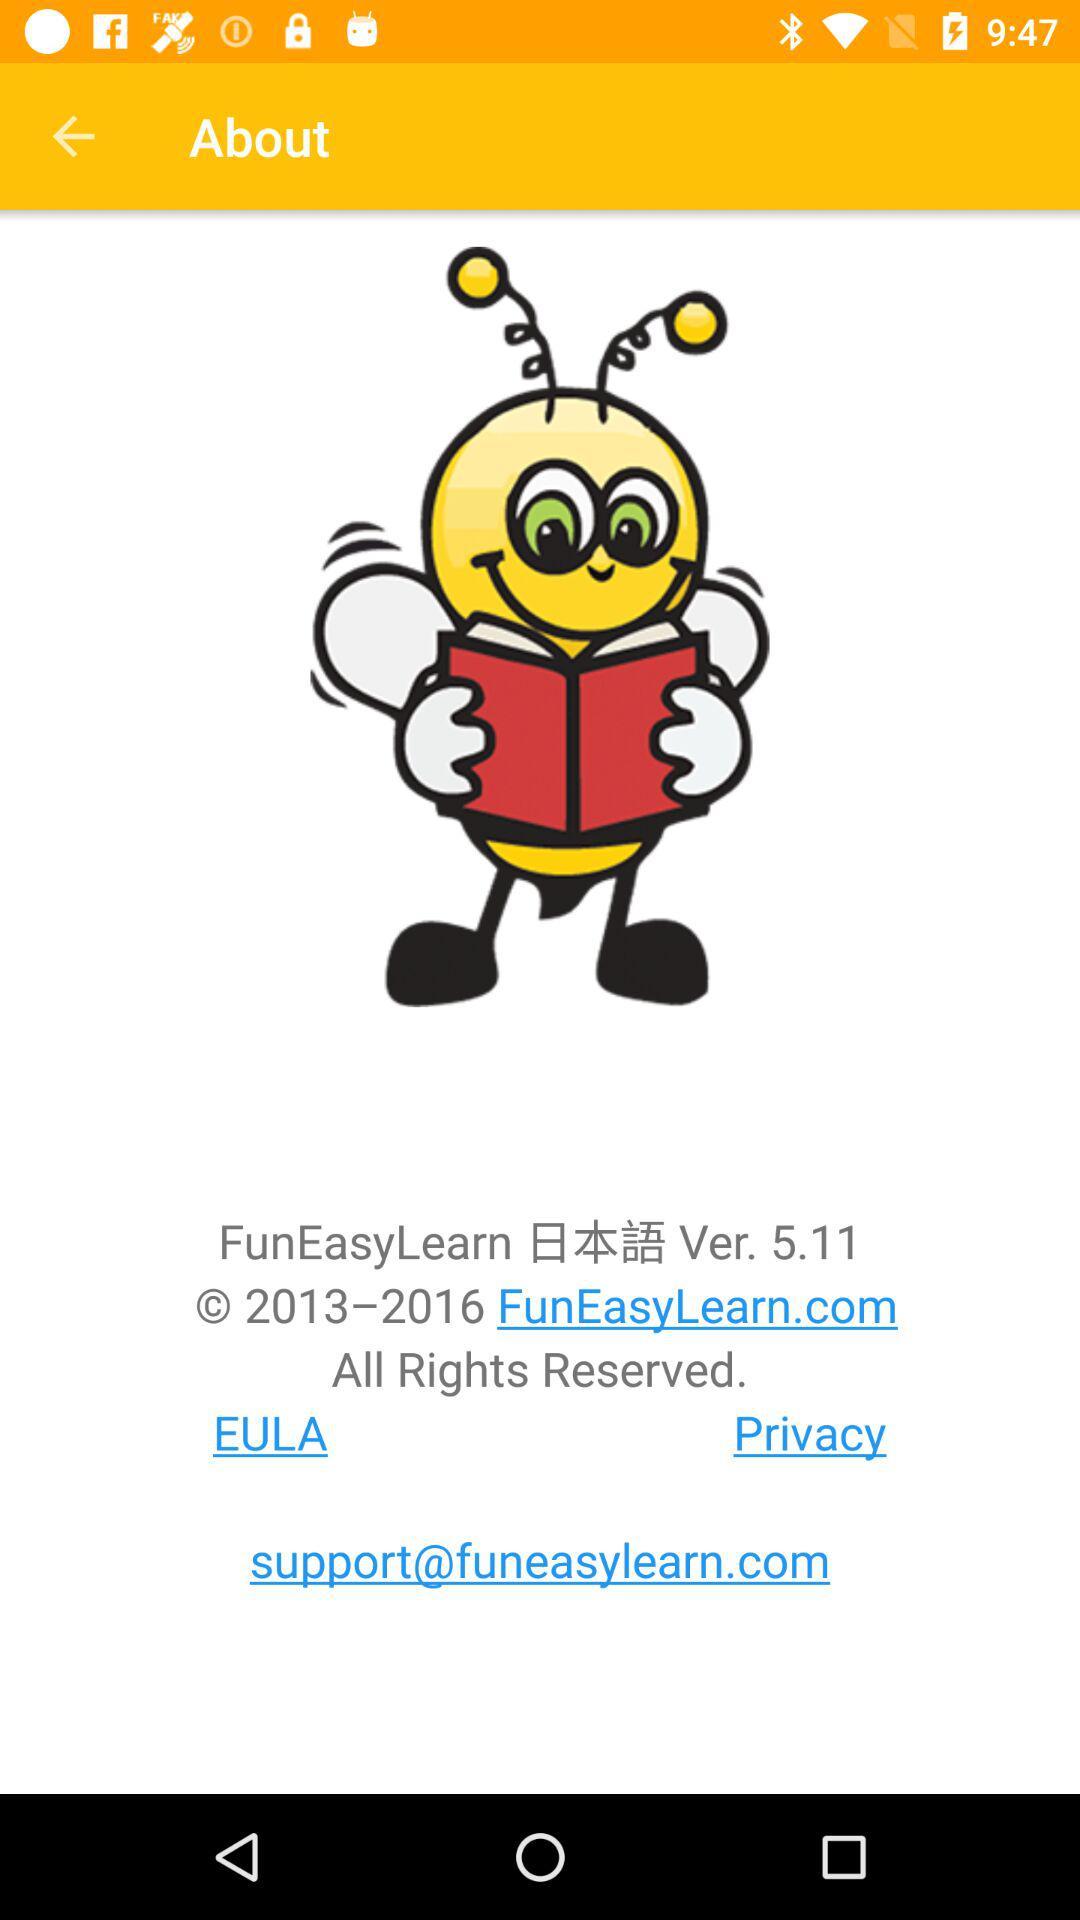  What do you see at coordinates (810, 1431) in the screenshot?
I see `the icon below all rights reserved.` at bounding box center [810, 1431].